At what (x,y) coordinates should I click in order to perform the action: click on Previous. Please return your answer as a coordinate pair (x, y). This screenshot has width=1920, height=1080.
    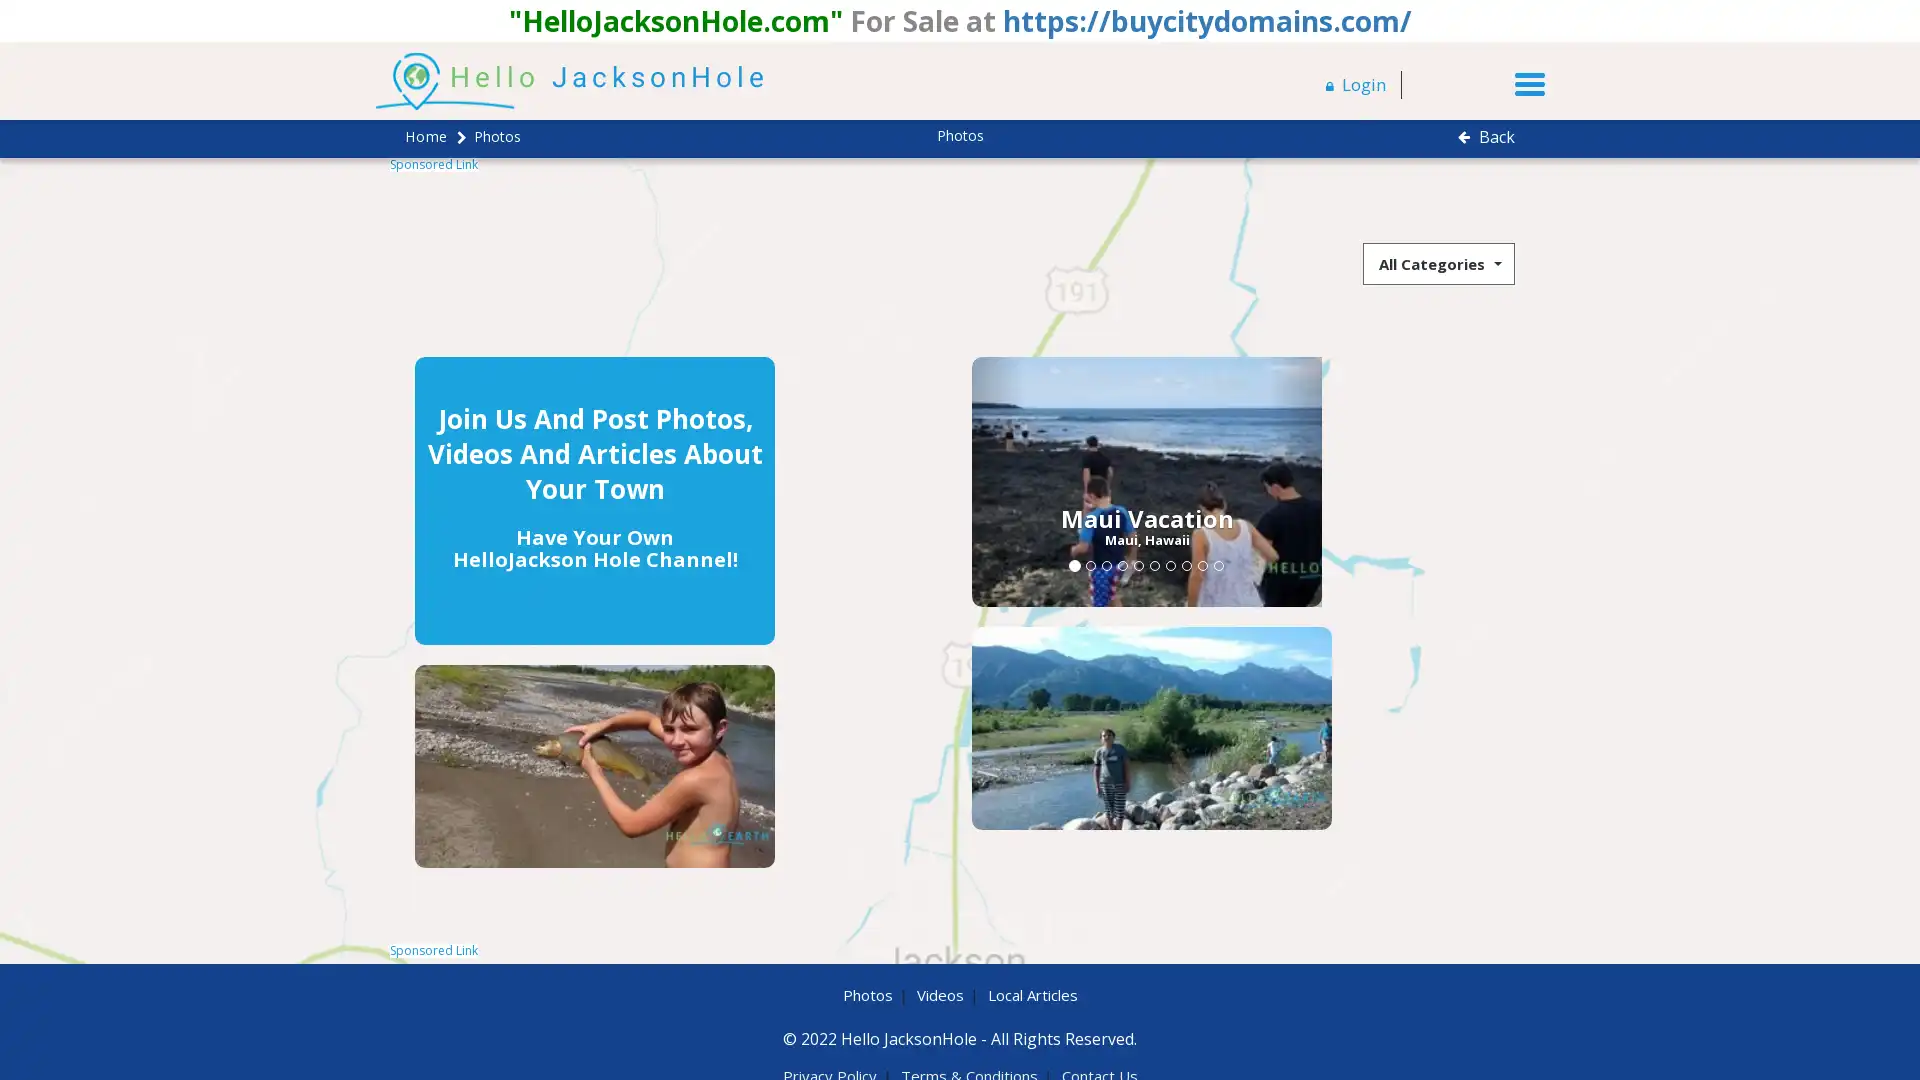
    Looking at the image, I should click on (820, 481).